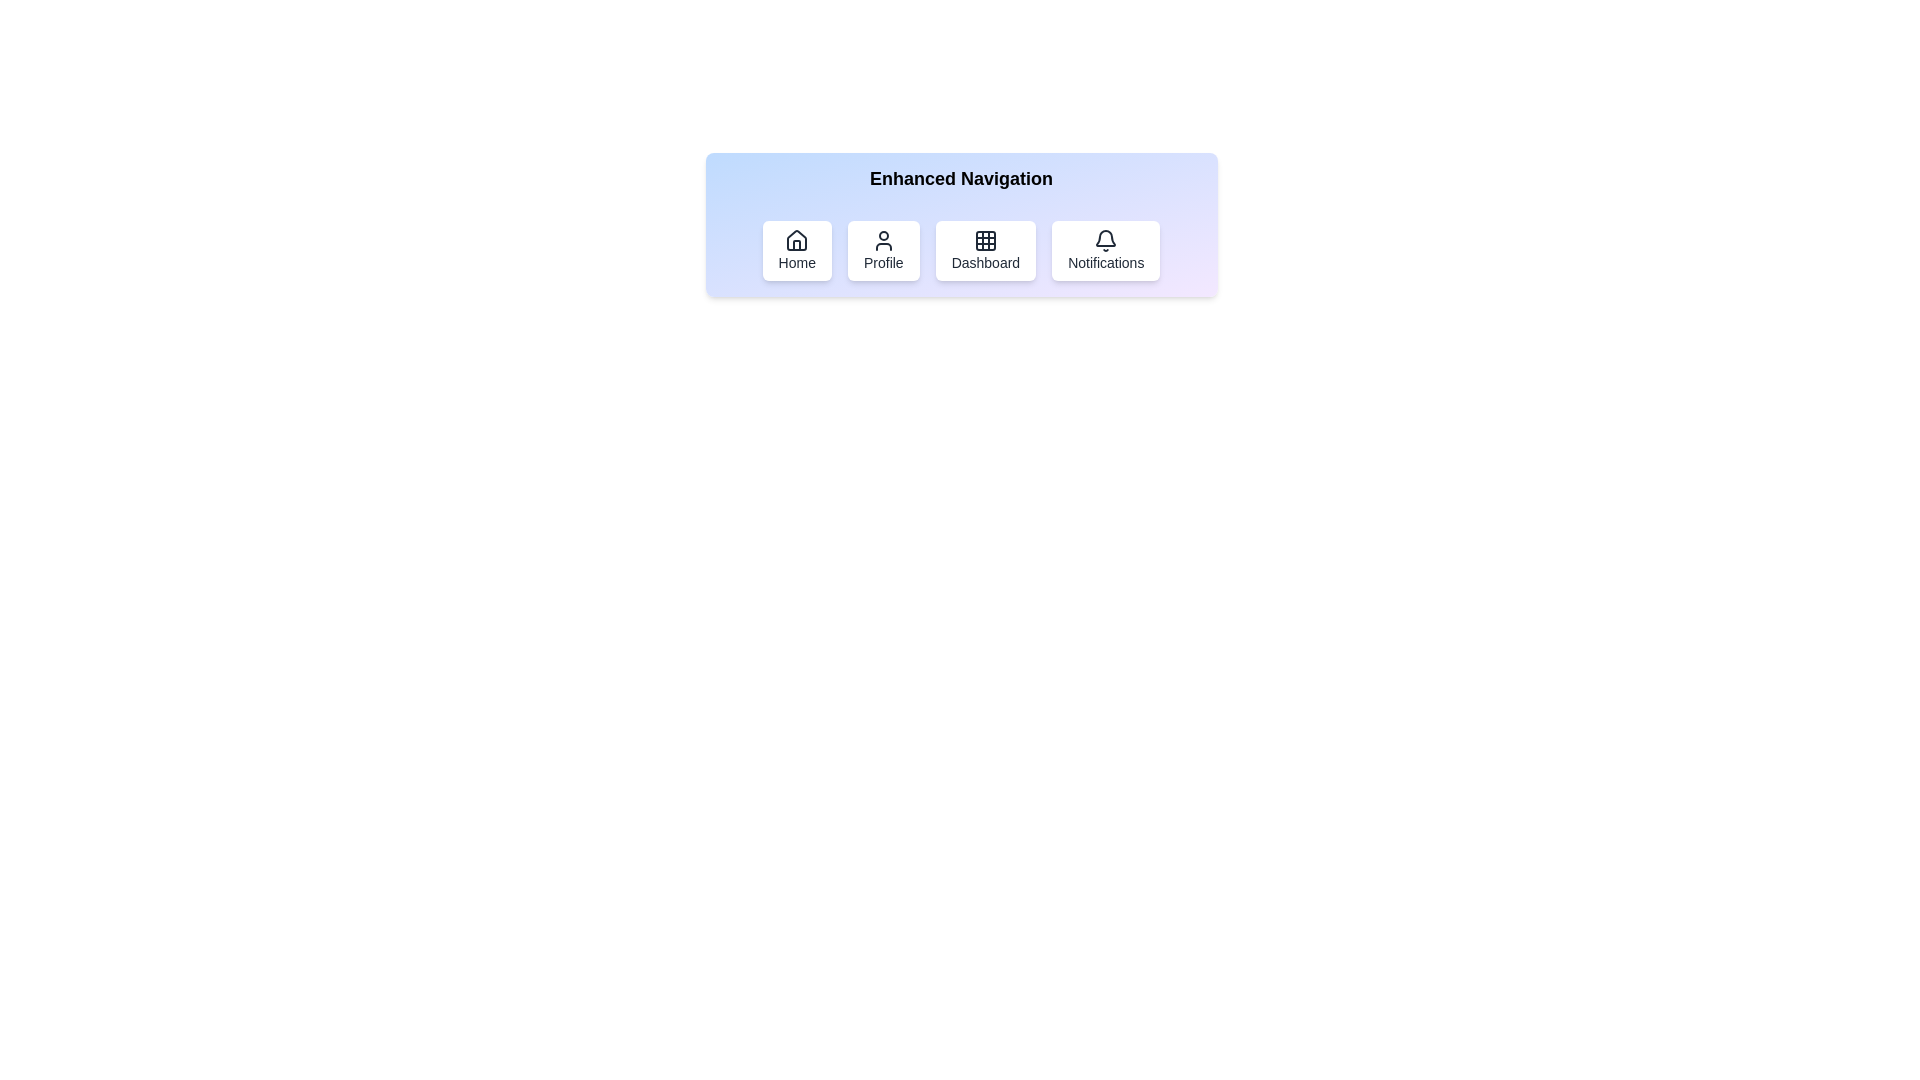 The width and height of the screenshot is (1920, 1080). What do you see at coordinates (796, 239) in the screenshot?
I see `the 'Home' icon located in the navigation bar` at bounding box center [796, 239].